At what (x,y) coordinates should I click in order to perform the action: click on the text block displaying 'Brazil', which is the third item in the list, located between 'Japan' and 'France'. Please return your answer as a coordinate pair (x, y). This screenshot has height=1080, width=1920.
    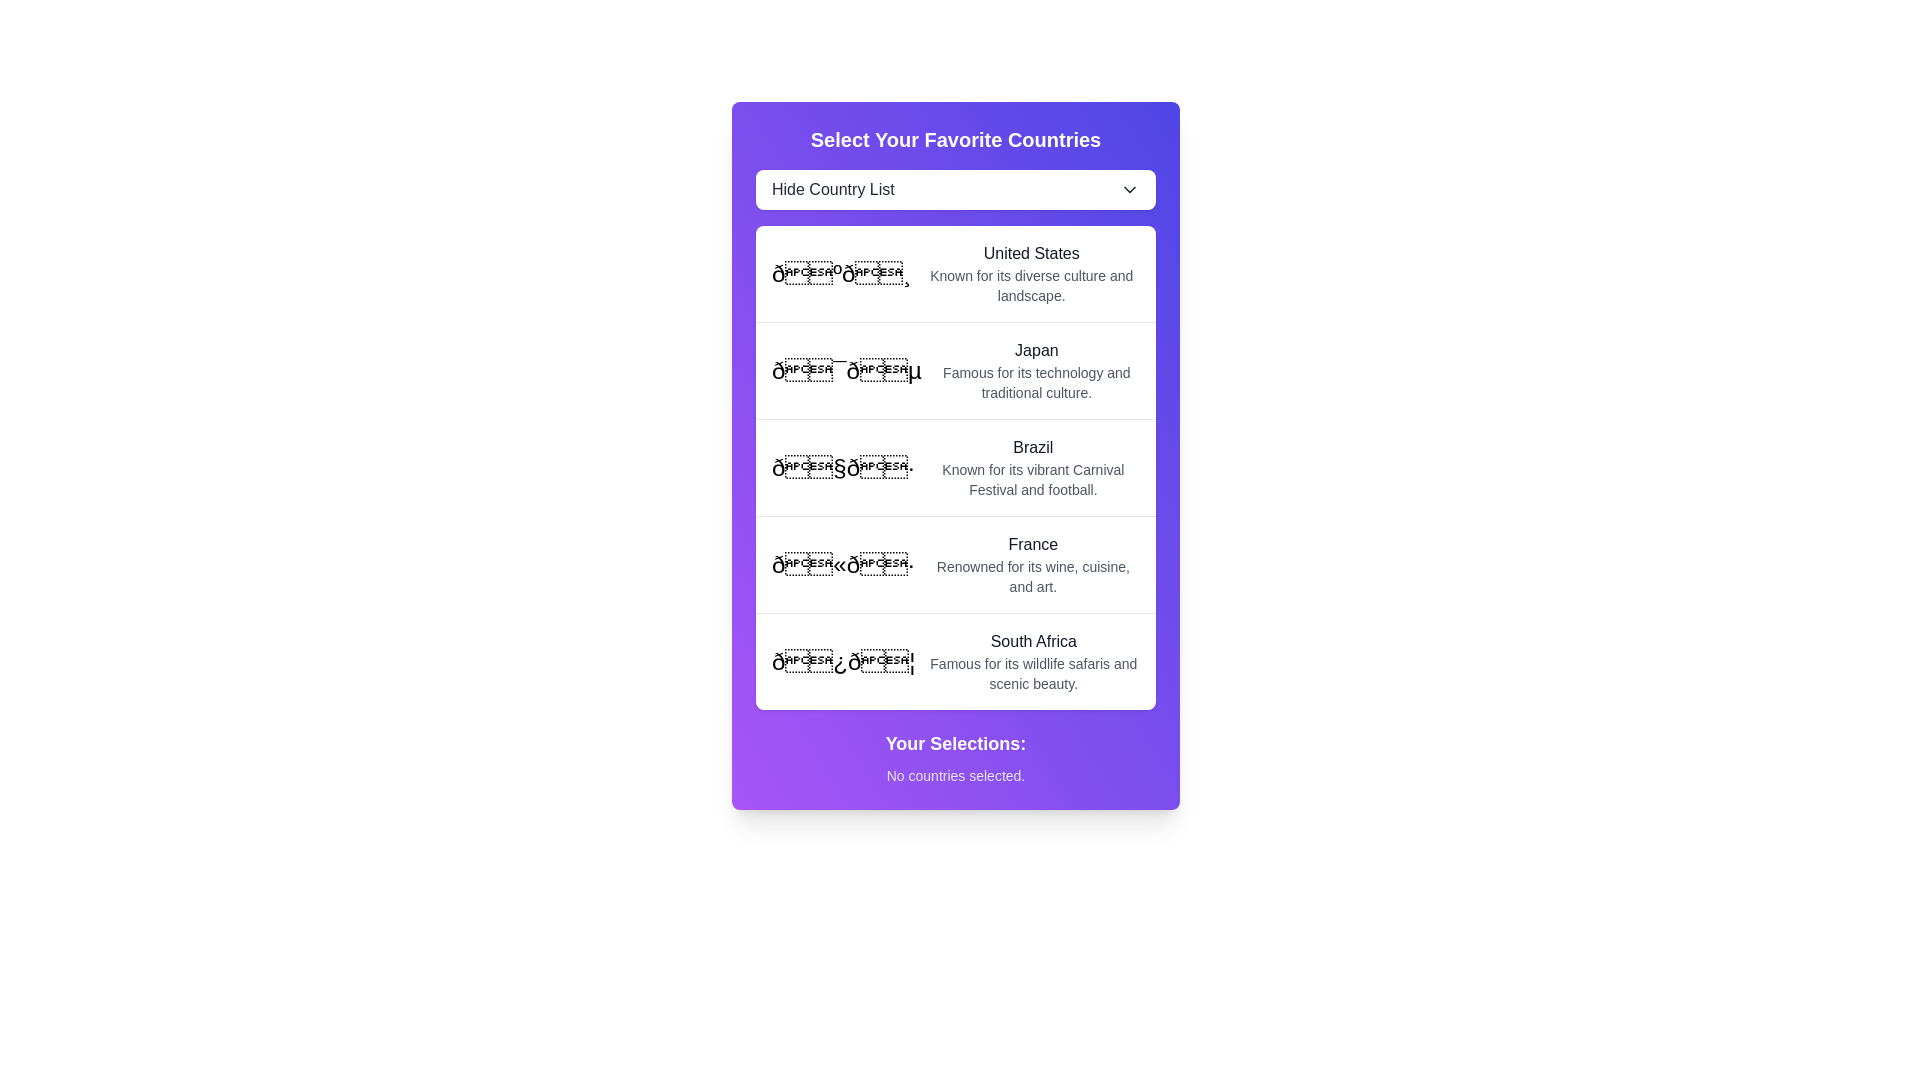
    Looking at the image, I should click on (1033, 467).